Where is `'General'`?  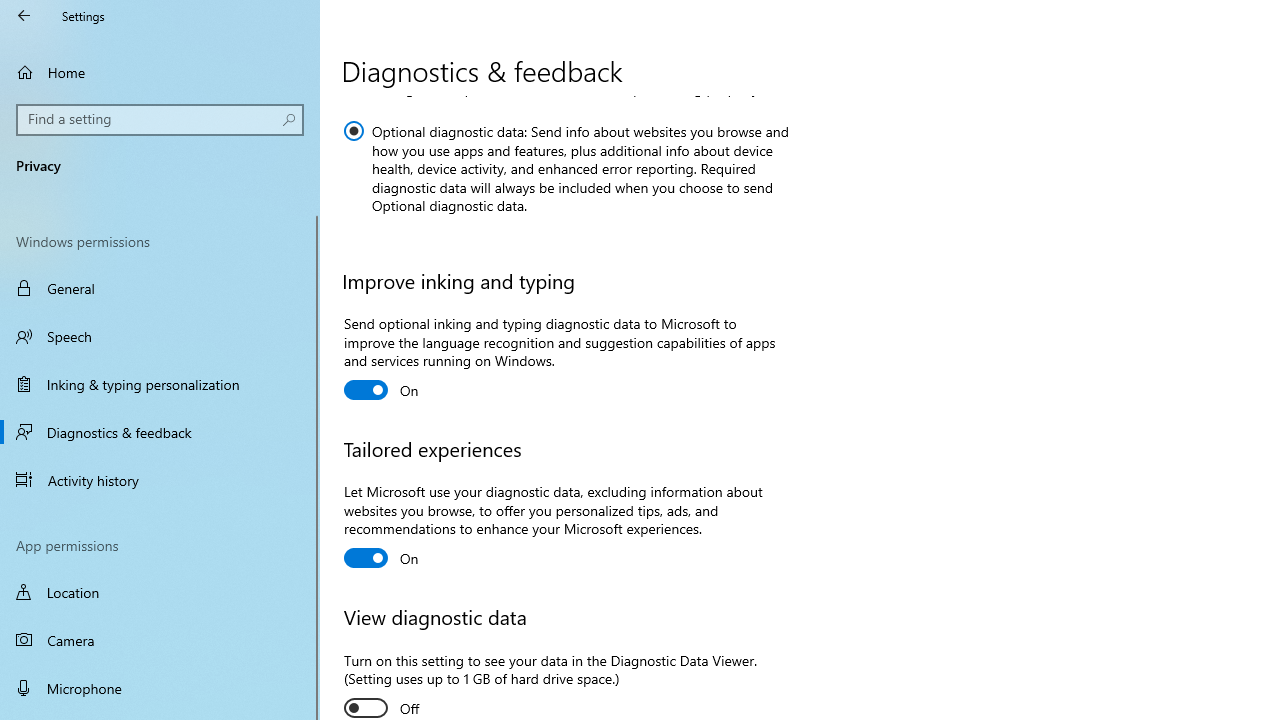
'General' is located at coordinates (160, 288).